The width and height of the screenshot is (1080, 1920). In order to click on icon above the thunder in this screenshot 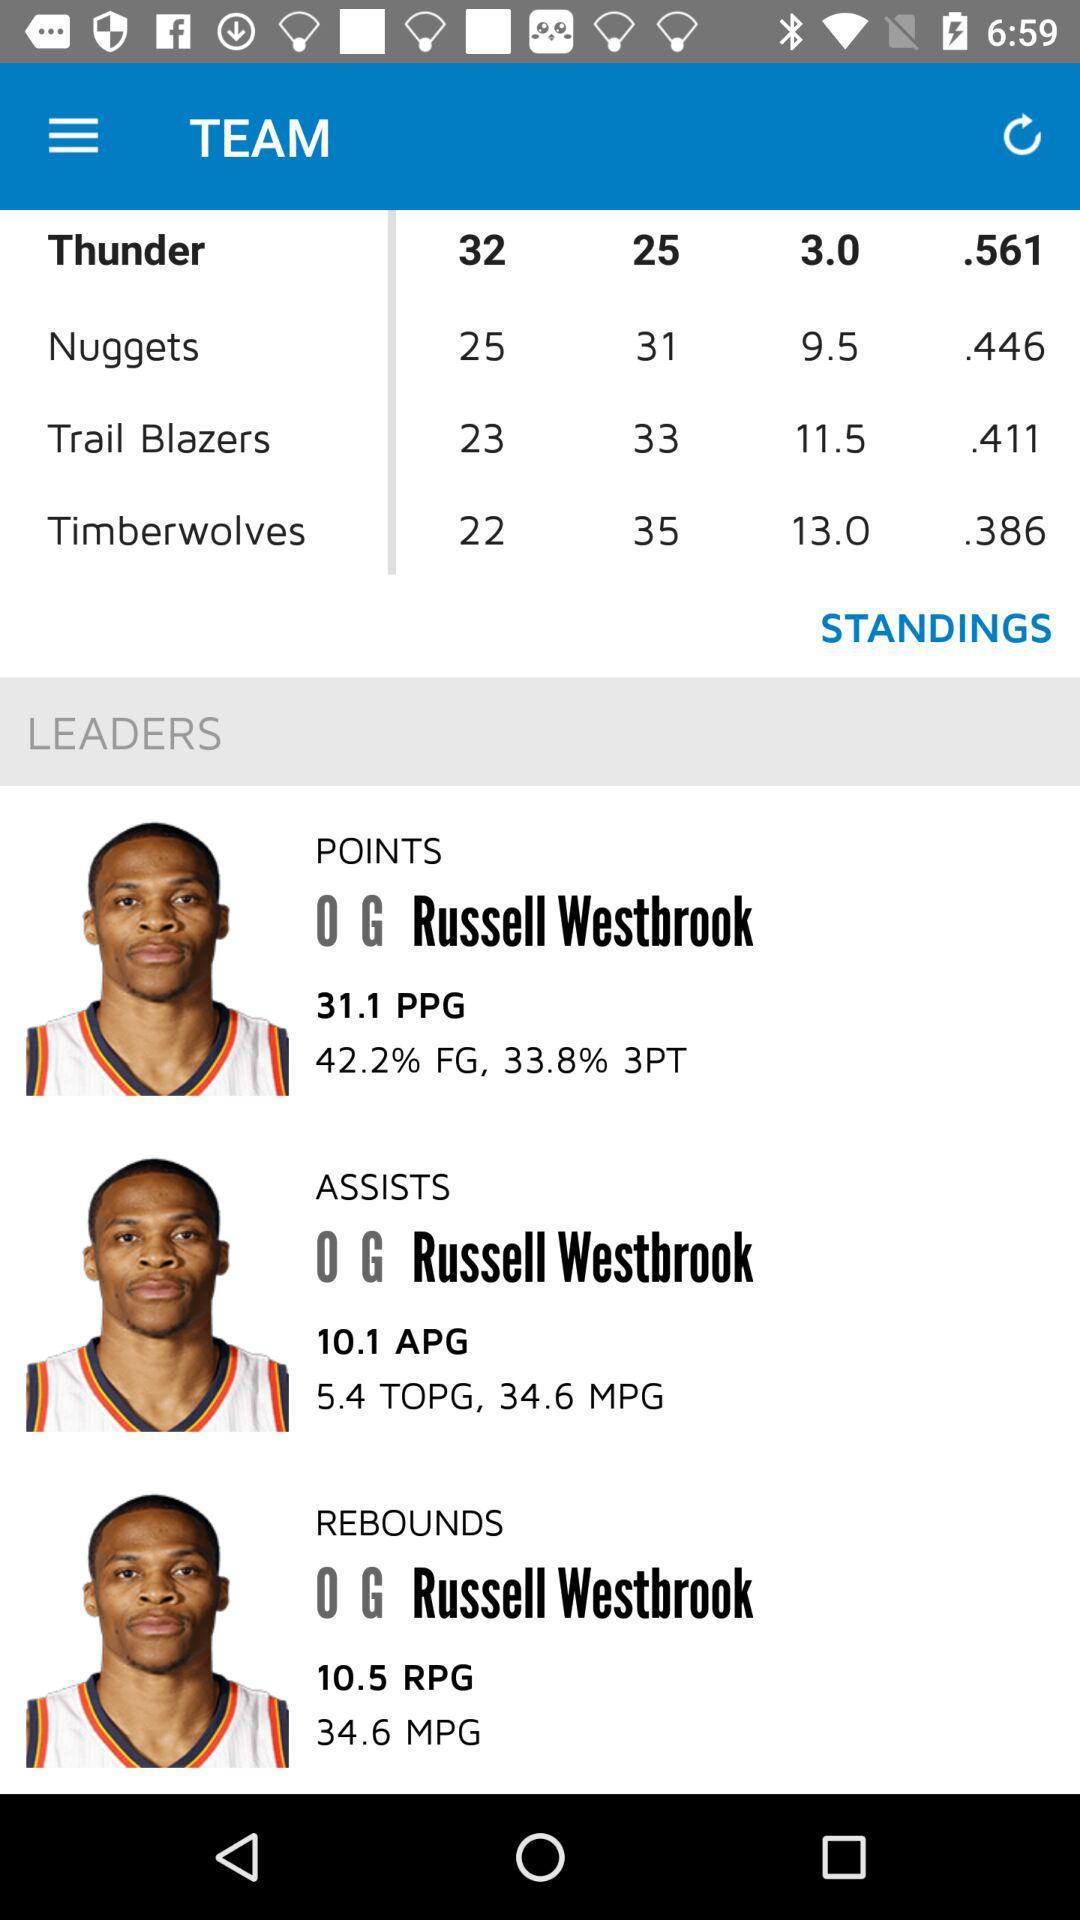, I will do `click(72, 135)`.